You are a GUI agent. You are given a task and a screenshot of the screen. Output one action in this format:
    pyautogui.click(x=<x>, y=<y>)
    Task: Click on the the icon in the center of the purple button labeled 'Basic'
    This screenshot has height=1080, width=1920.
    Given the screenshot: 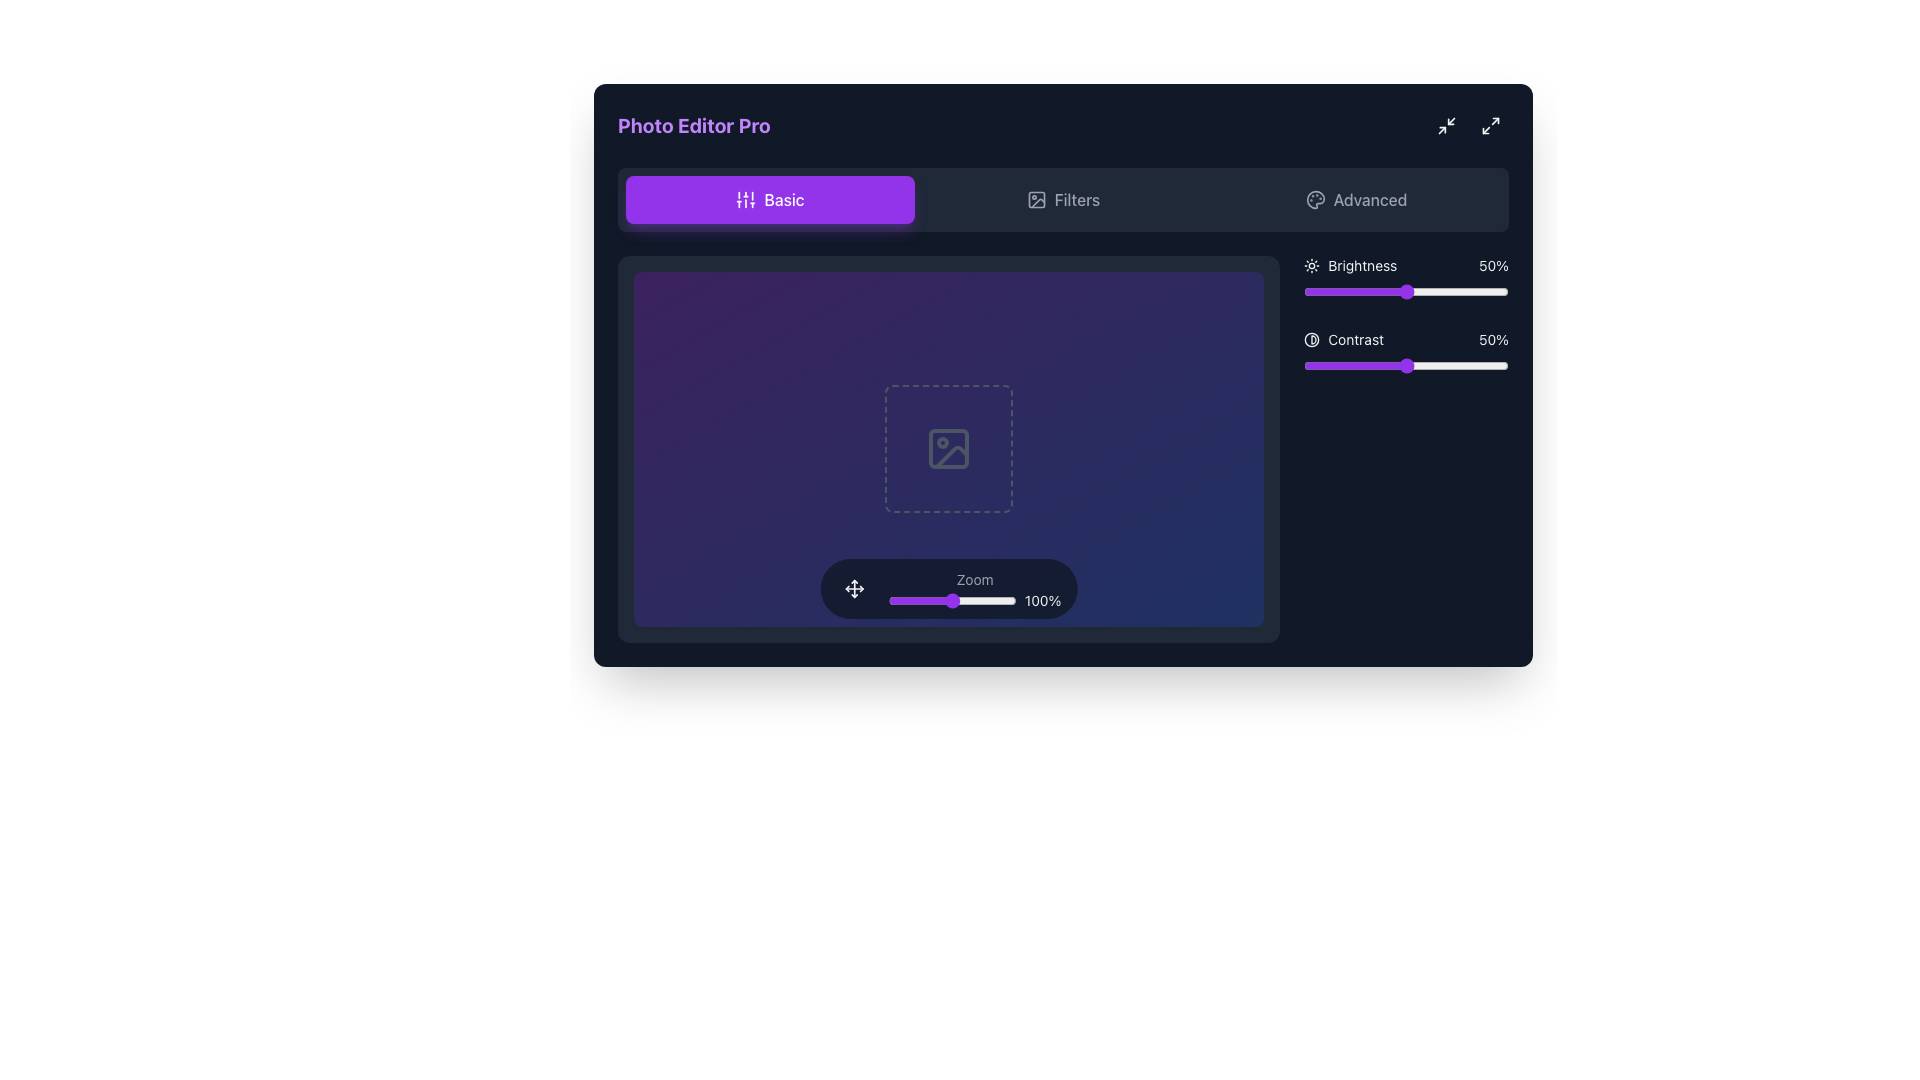 What is the action you would take?
    pyautogui.click(x=744, y=200)
    